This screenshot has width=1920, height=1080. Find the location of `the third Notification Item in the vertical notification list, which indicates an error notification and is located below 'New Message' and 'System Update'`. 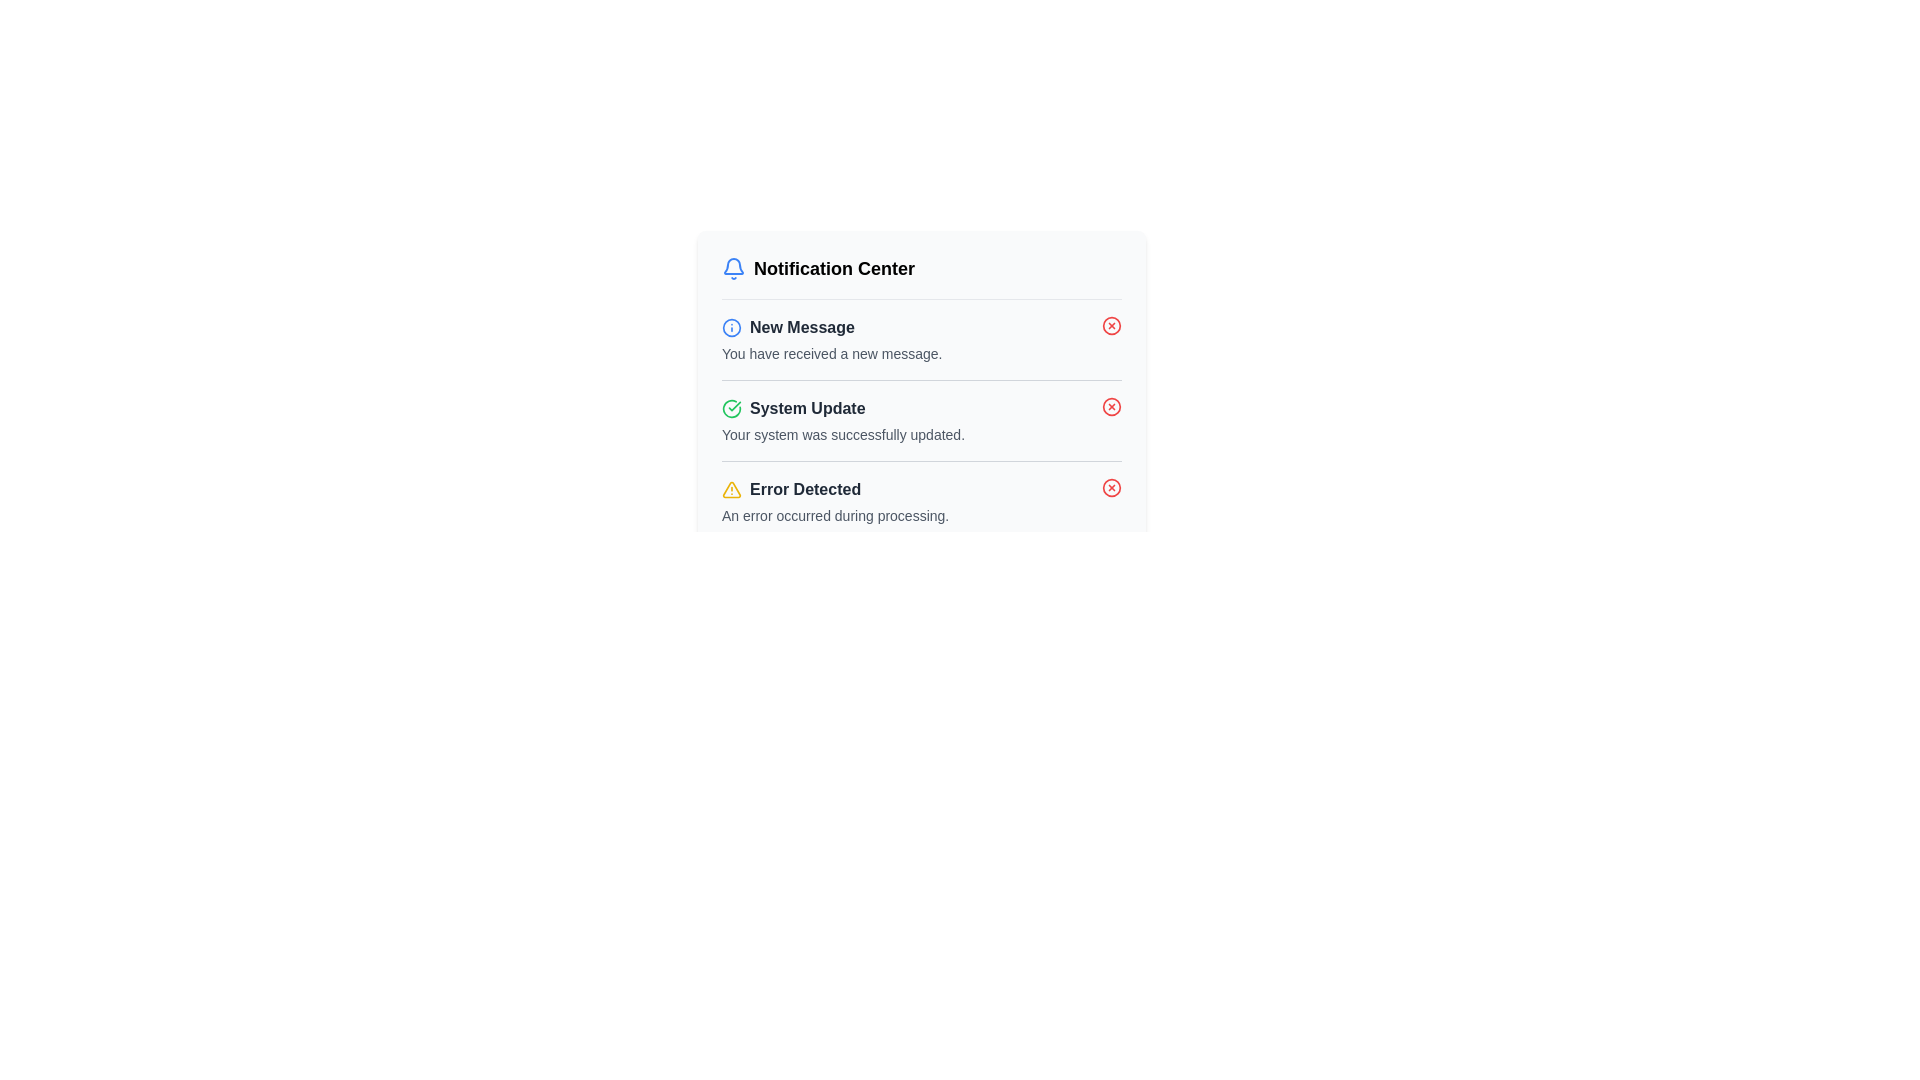

the third Notification Item in the vertical notification list, which indicates an error notification and is located below 'New Message' and 'System Update' is located at coordinates (835, 500).